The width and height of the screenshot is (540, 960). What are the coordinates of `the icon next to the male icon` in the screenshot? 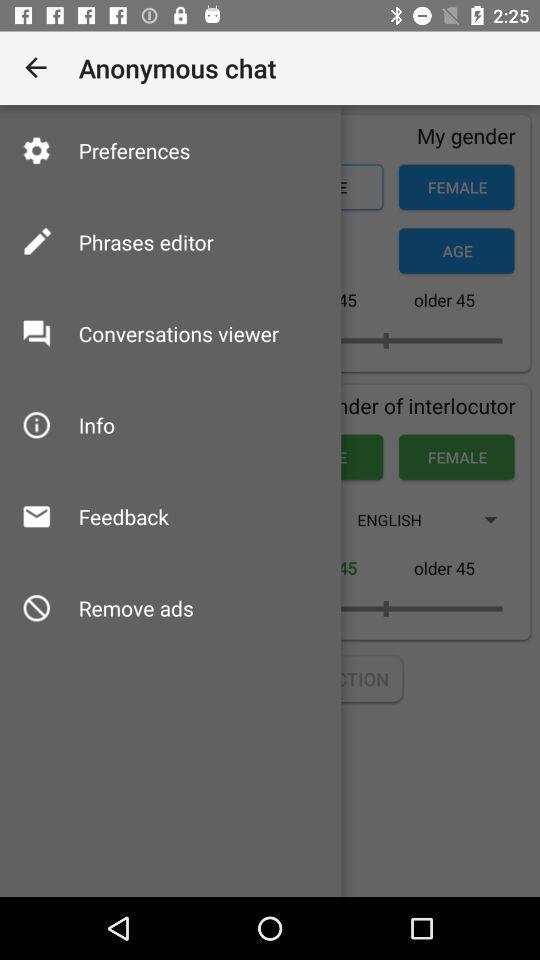 It's located at (95, 425).